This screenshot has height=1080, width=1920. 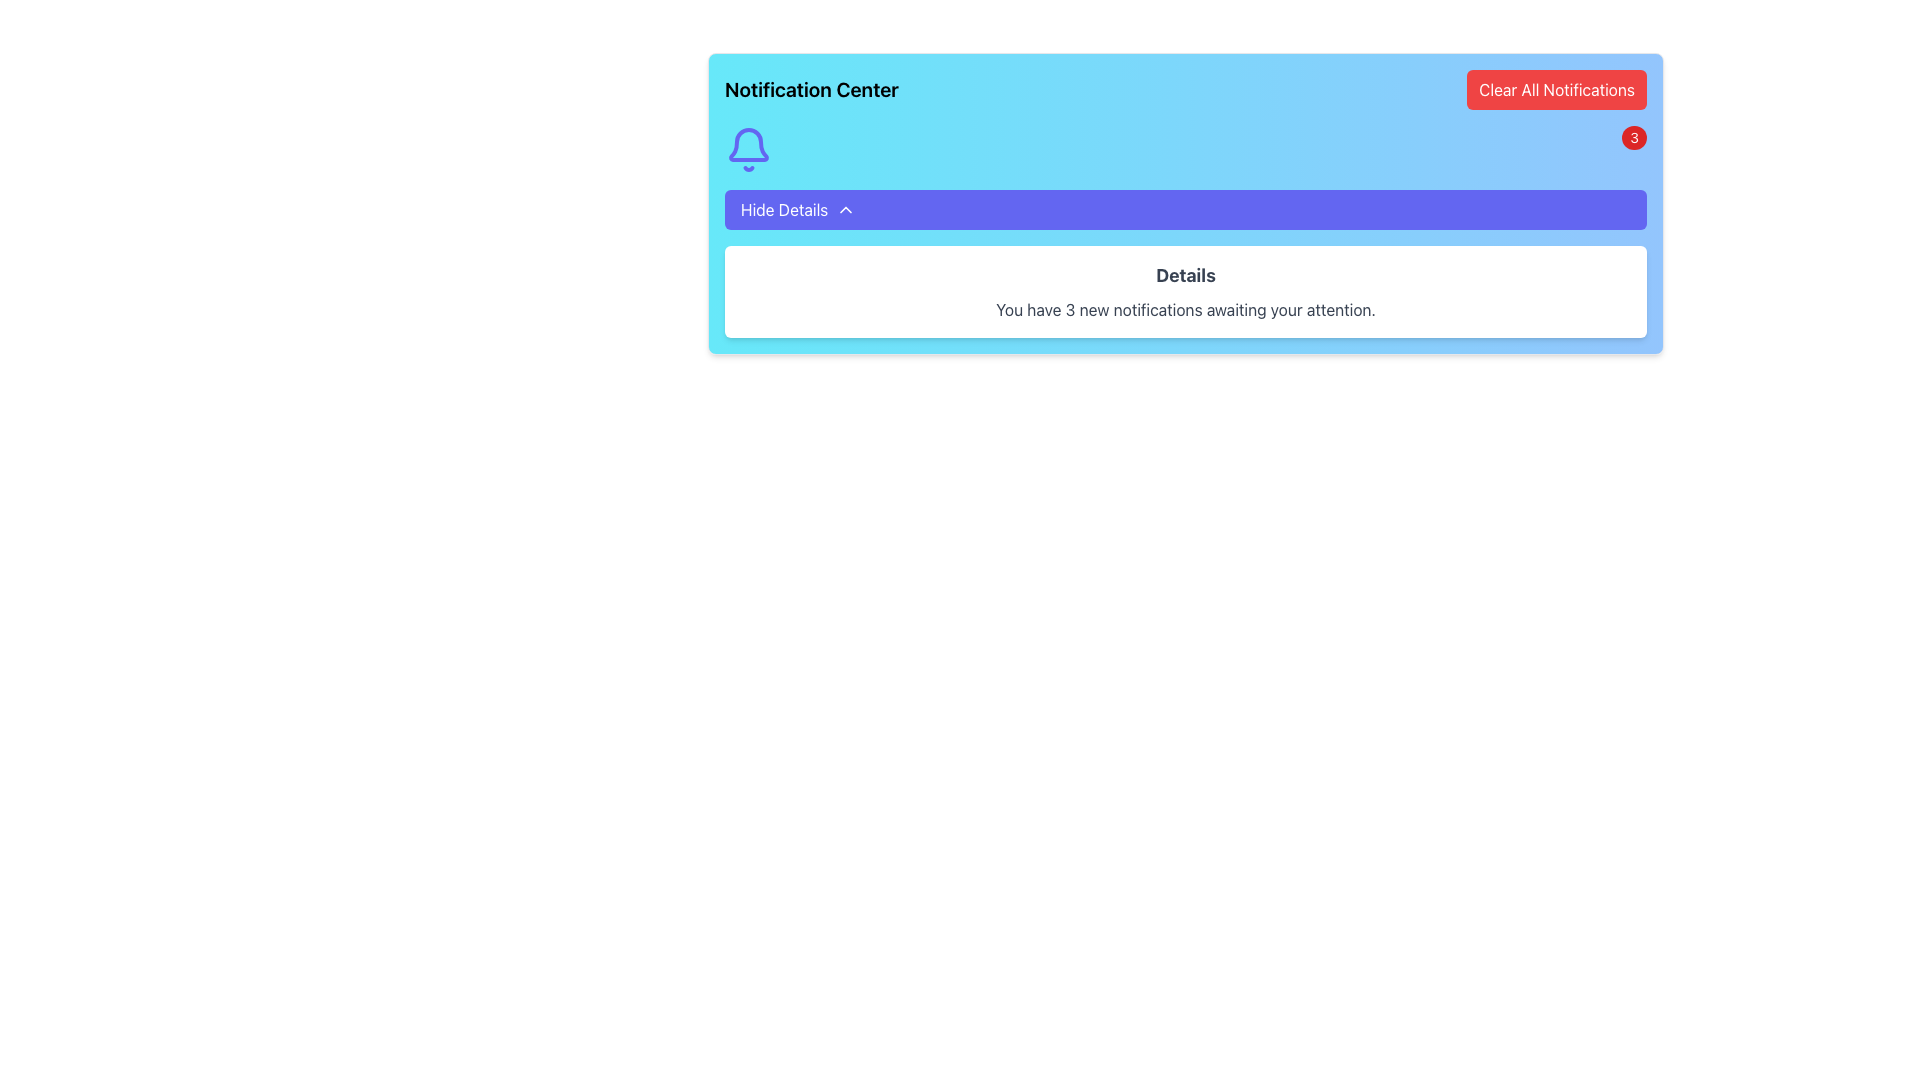 What do you see at coordinates (1185, 204) in the screenshot?
I see `the 'Hide Details' button located in the Notification Center panel` at bounding box center [1185, 204].